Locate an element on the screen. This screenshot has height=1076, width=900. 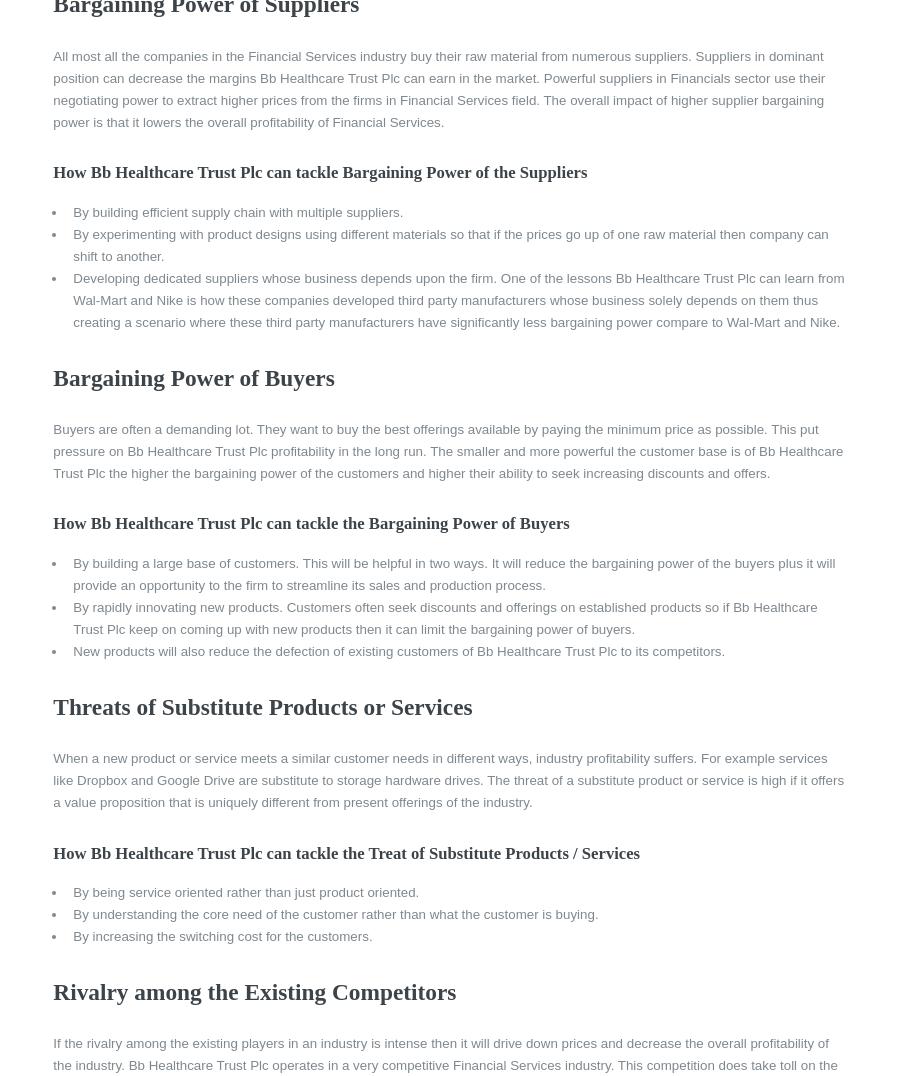
'By understanding the core need of the customer  rather than what the customer is buying.' is located at coordinates (334, 913).